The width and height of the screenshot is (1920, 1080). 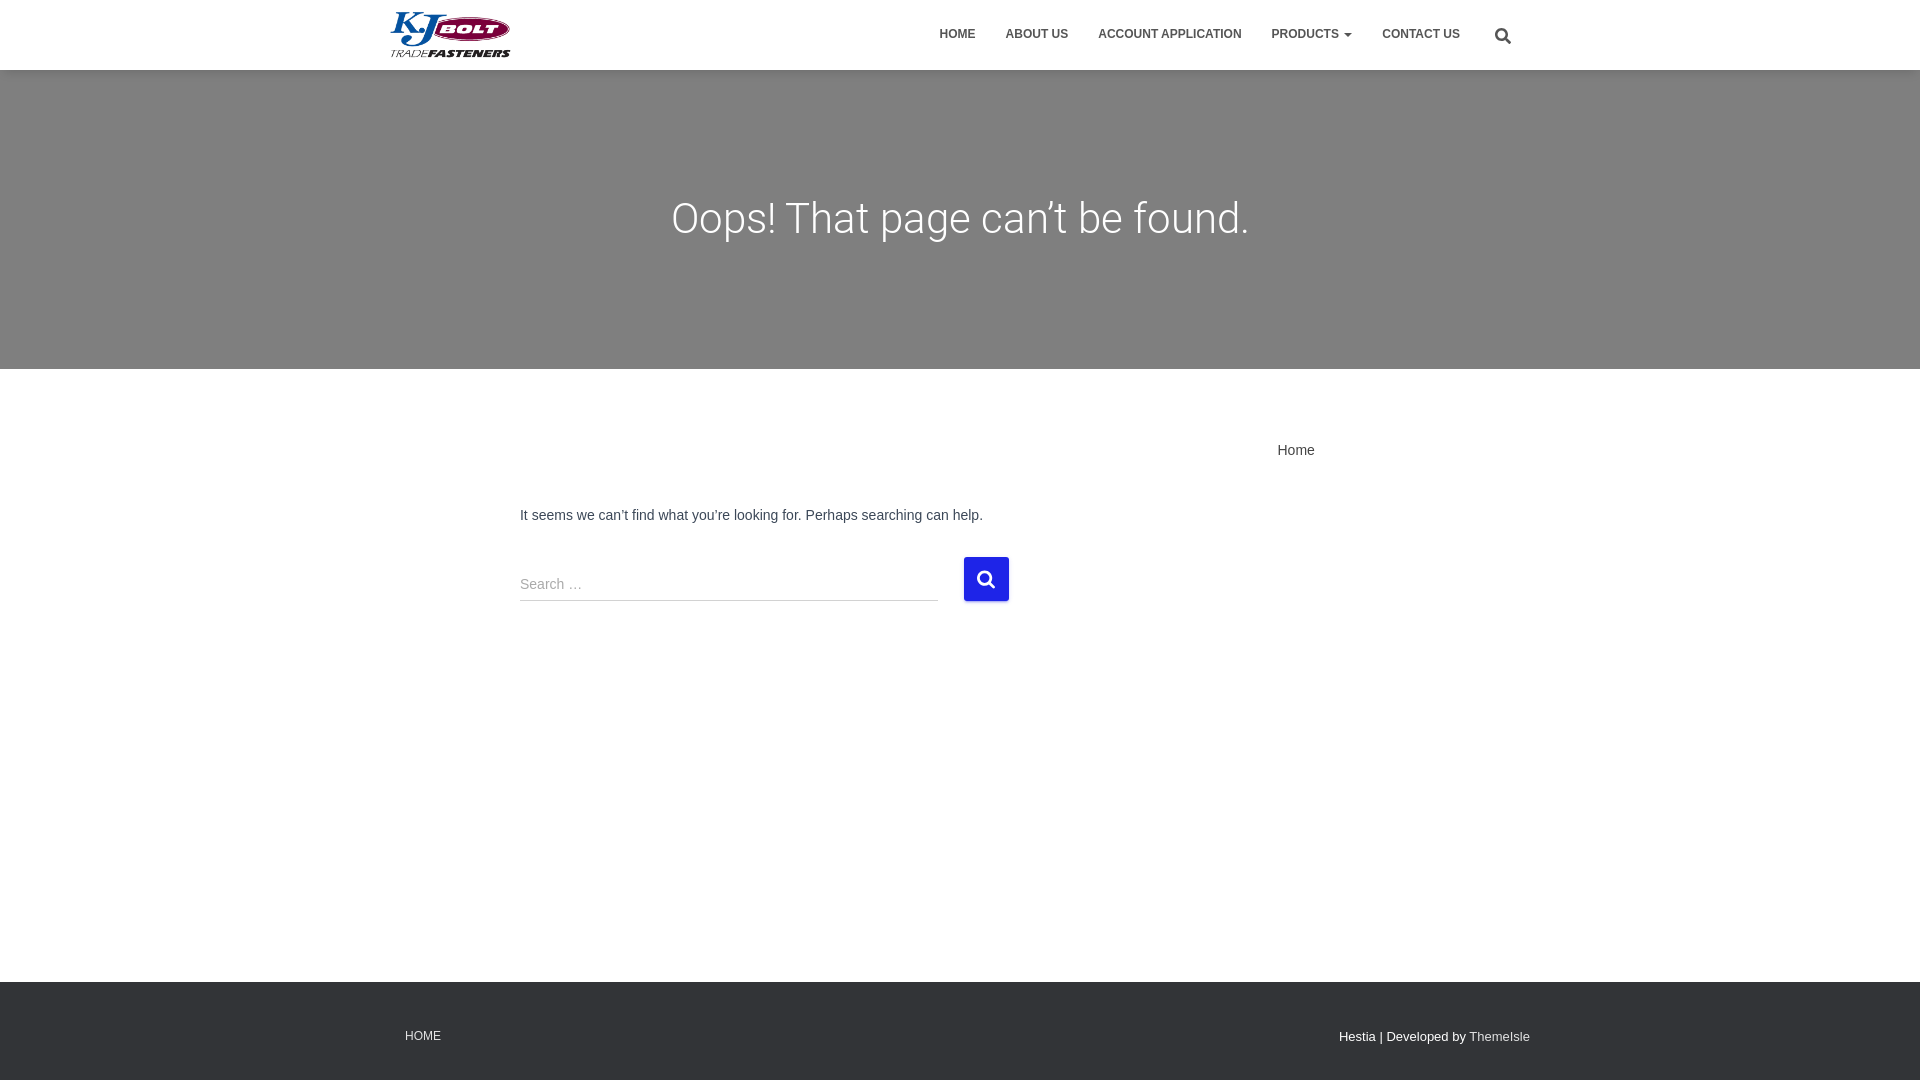 What do you see at coordinates (1296, 450) in the screenshot?
I see `'Home'` at bounding box center [1296, 450].